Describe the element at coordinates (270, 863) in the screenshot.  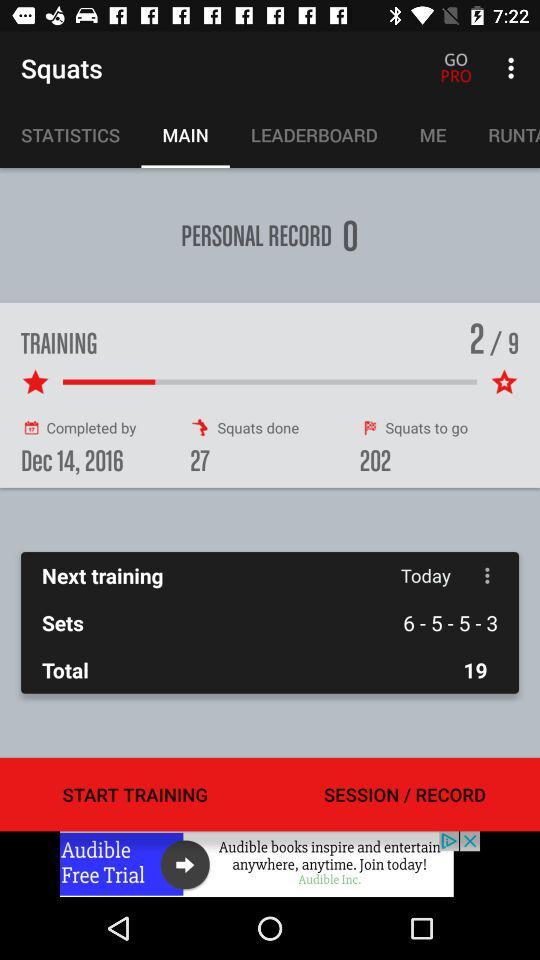
I see `open link to advertisement` at that location.